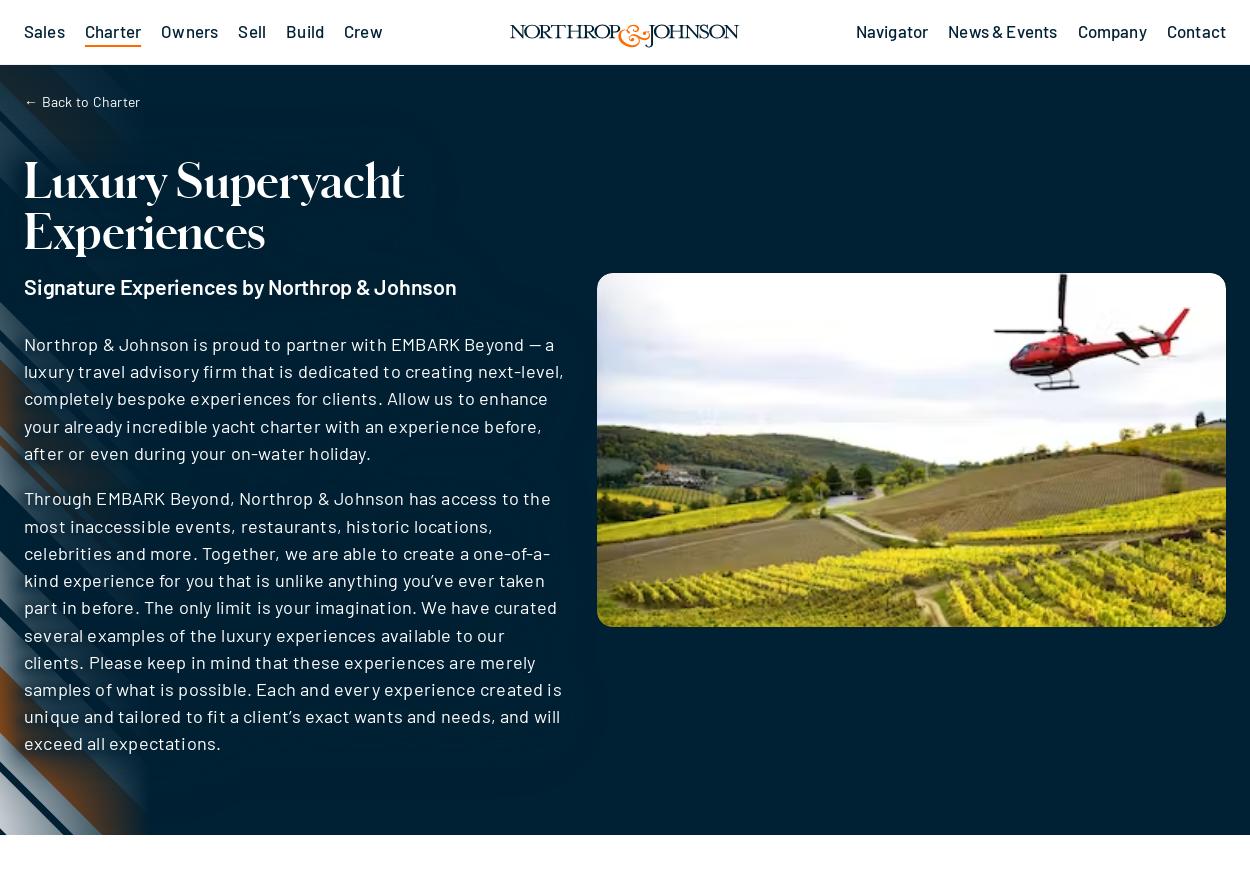 Image resolution: width=1250 pixels, height=881 pixels. Describe the element at coordinates (292, 619) in the screenshot. I see `'Through EMBARK Beyond, Northrop & Johnson has access to the most inaccessible events, restaurants, historic locations, celebrities and more. Together, we are able to create a one-of-a-kind experience for you that is unlike anything you’ve ever taken part in before. The only limit is your imagination. We have curated several examples of the luxury experiences available to our clients. Please keep in mind that these experiences are merely samples of what is possible. Each and every experience created is unique and tailored to fit a client’s exact wants and needs, and will exceed all expectations.'` at that location.